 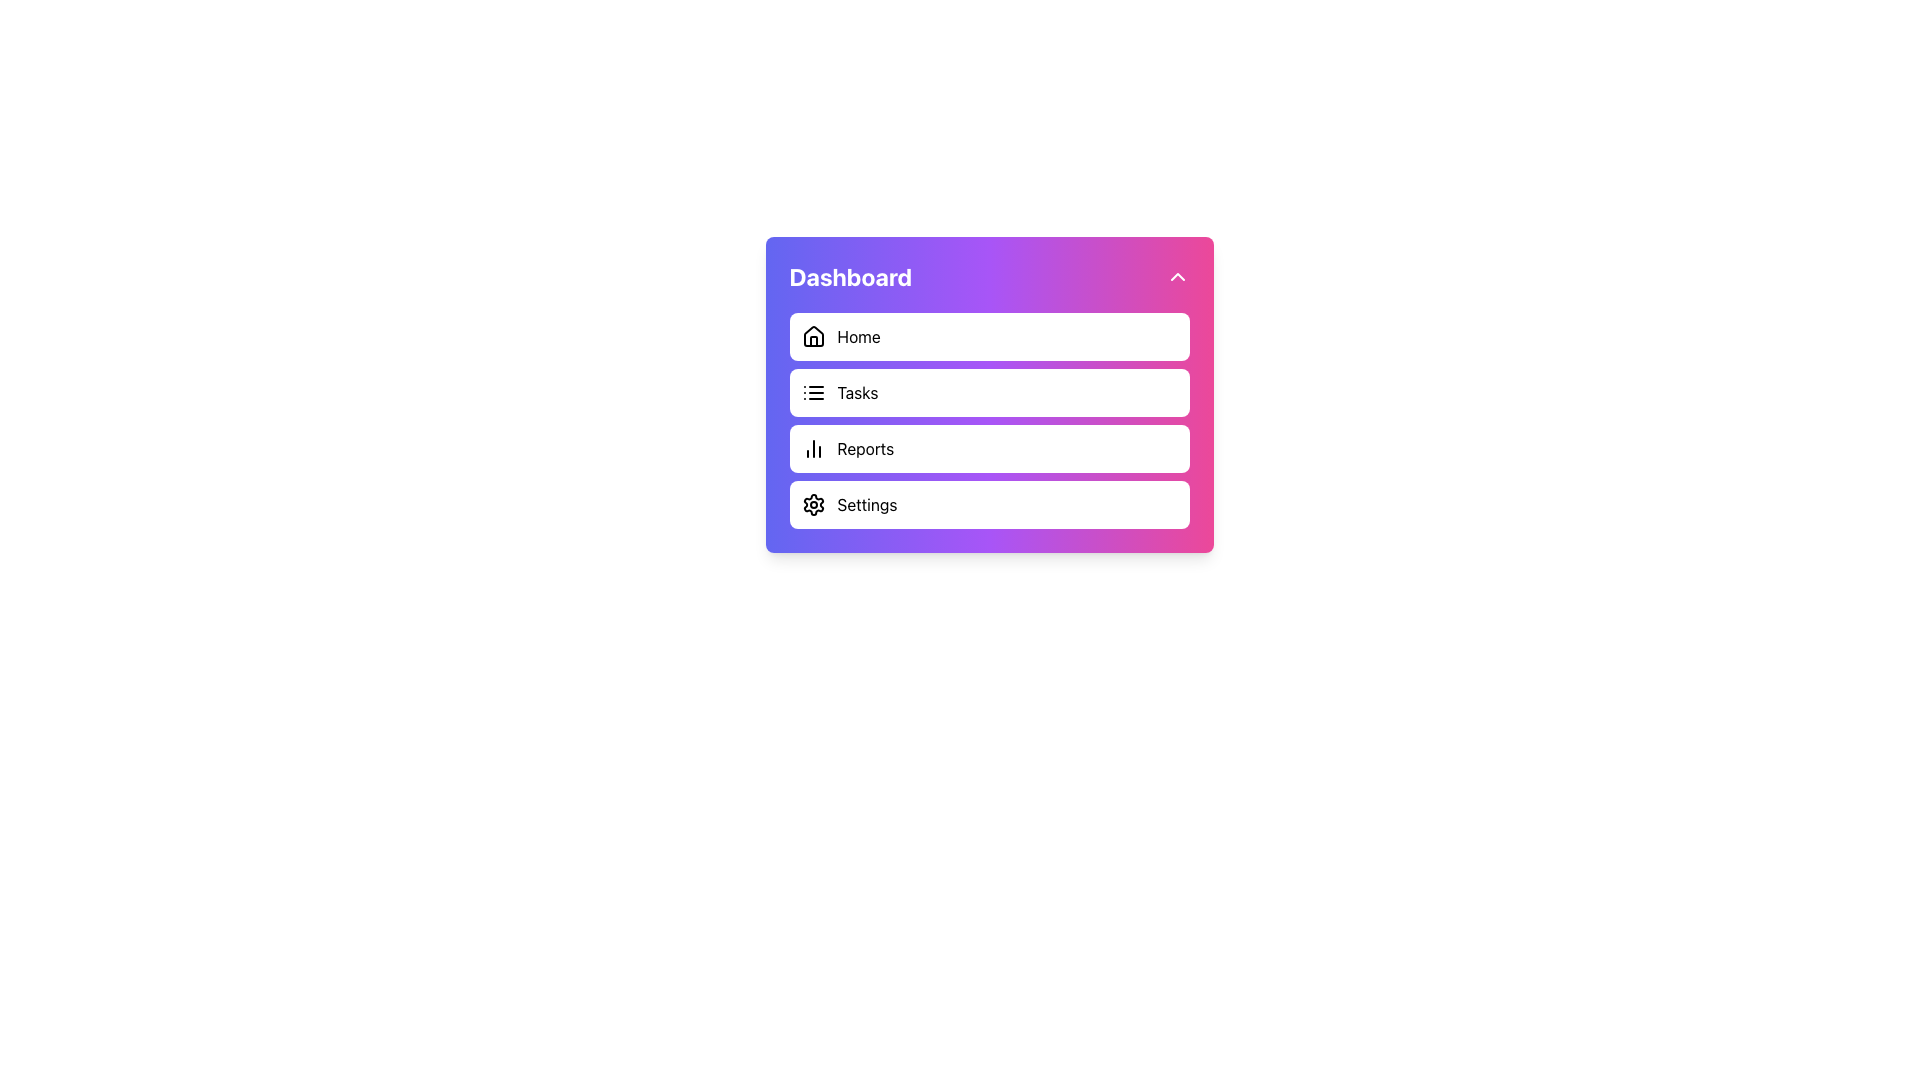 I want to click on the 'Reports' button-like menu item, which is the third item in the vertical list within the 'Dashboard' menu, so click(x=989, y=447).